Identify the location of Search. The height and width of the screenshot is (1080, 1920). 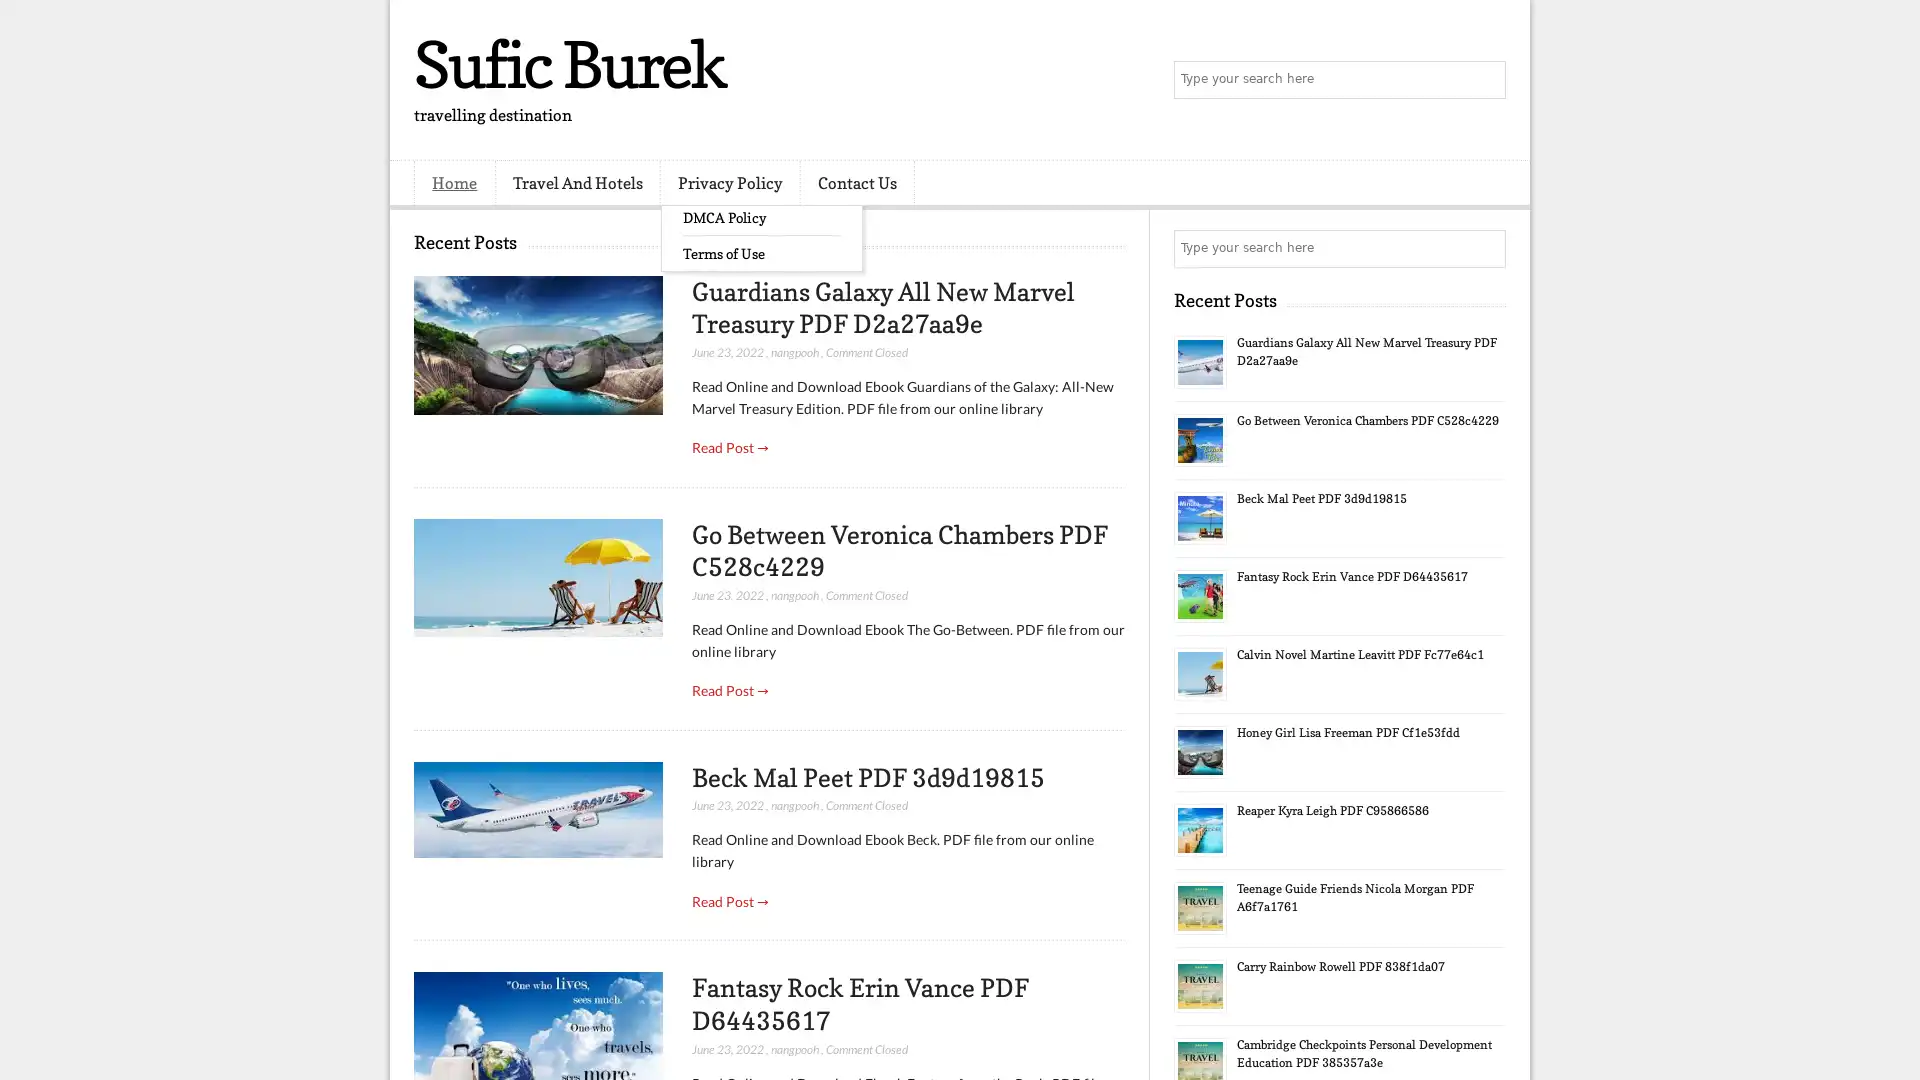
(1485, 248).